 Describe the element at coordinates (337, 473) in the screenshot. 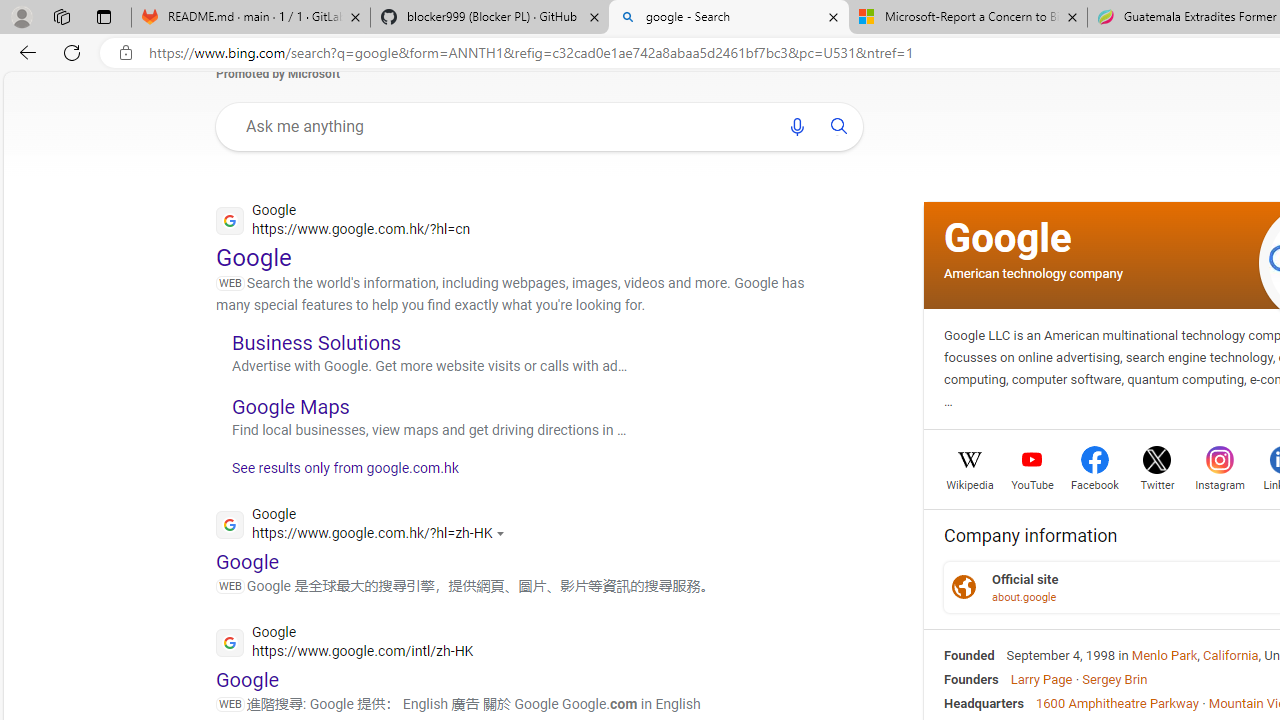

I see `'See results only from google.com.hk'` at that location.